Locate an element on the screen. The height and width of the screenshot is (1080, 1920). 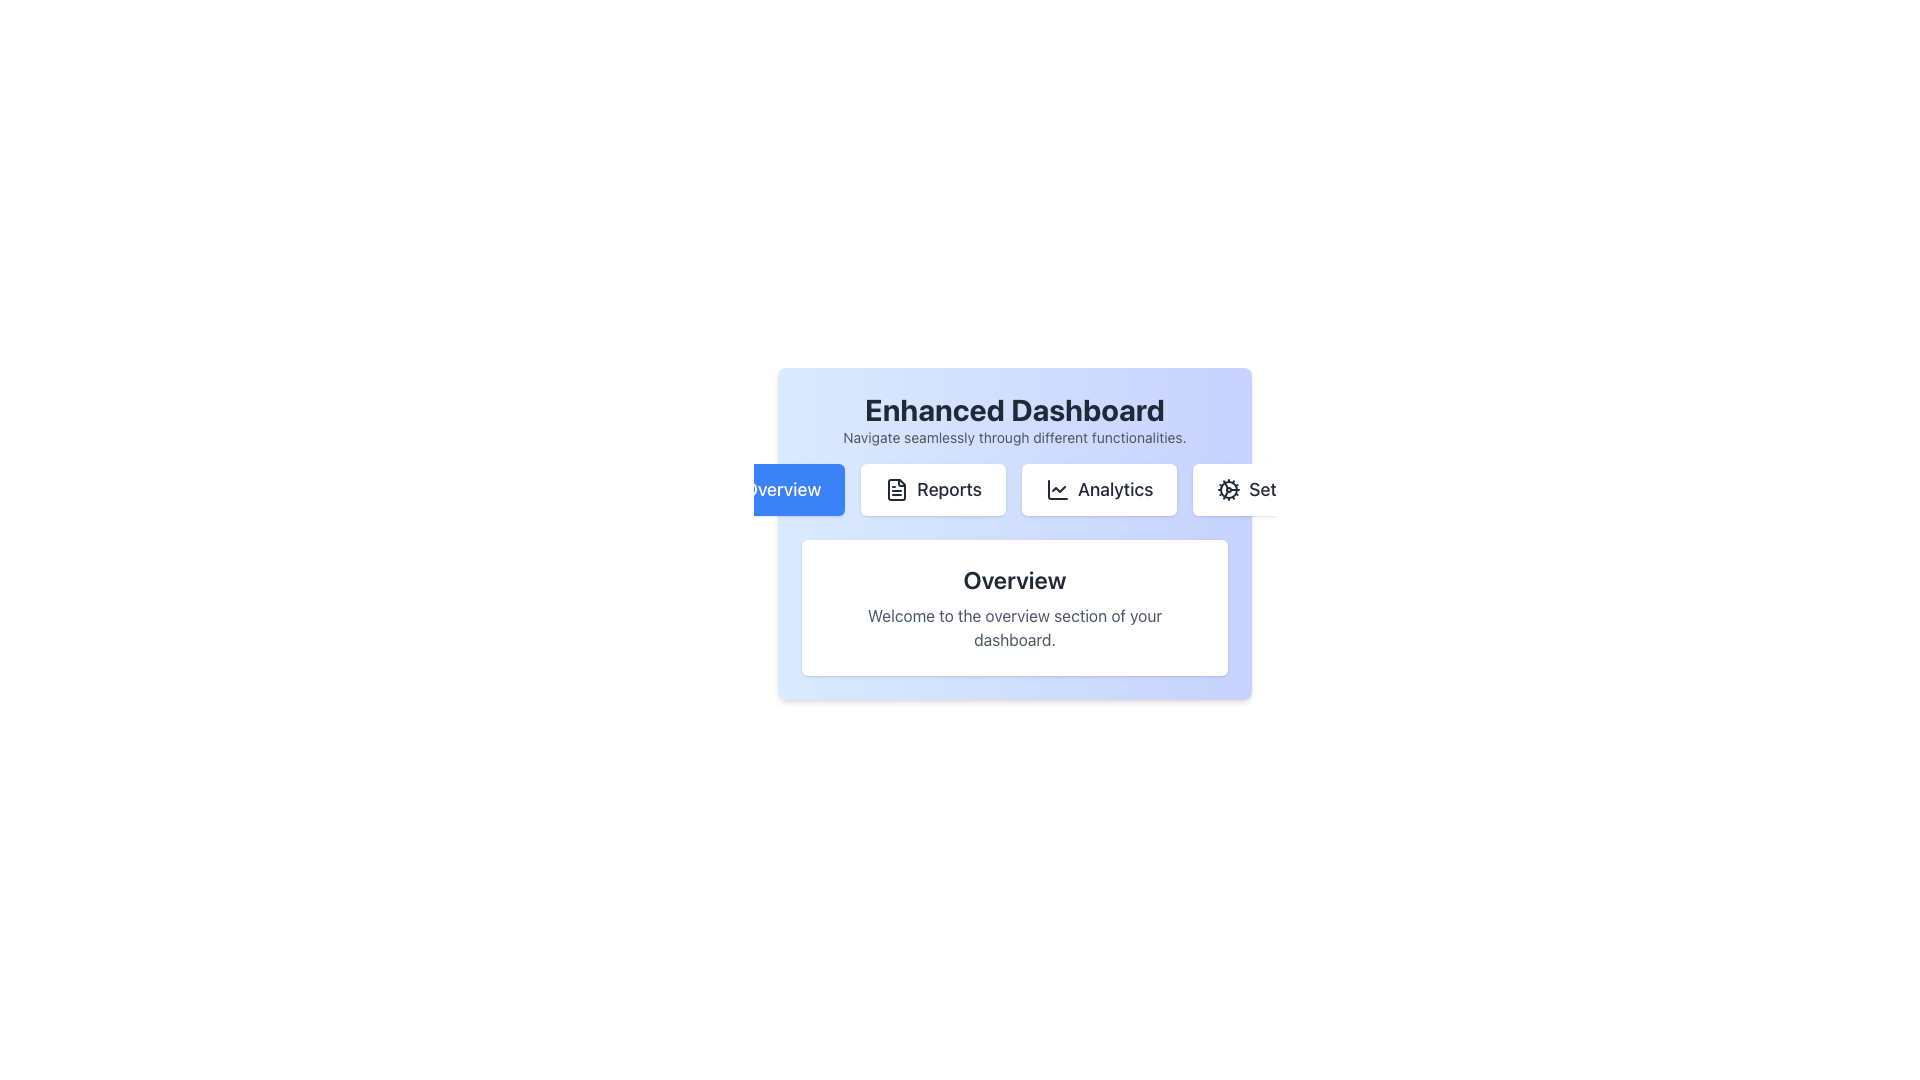
the navigation button labeled 'Reports' located in the horizontal navigation bar, positioned between 'Overview' and 'Analytics' is located at coordinates (1014, 489).